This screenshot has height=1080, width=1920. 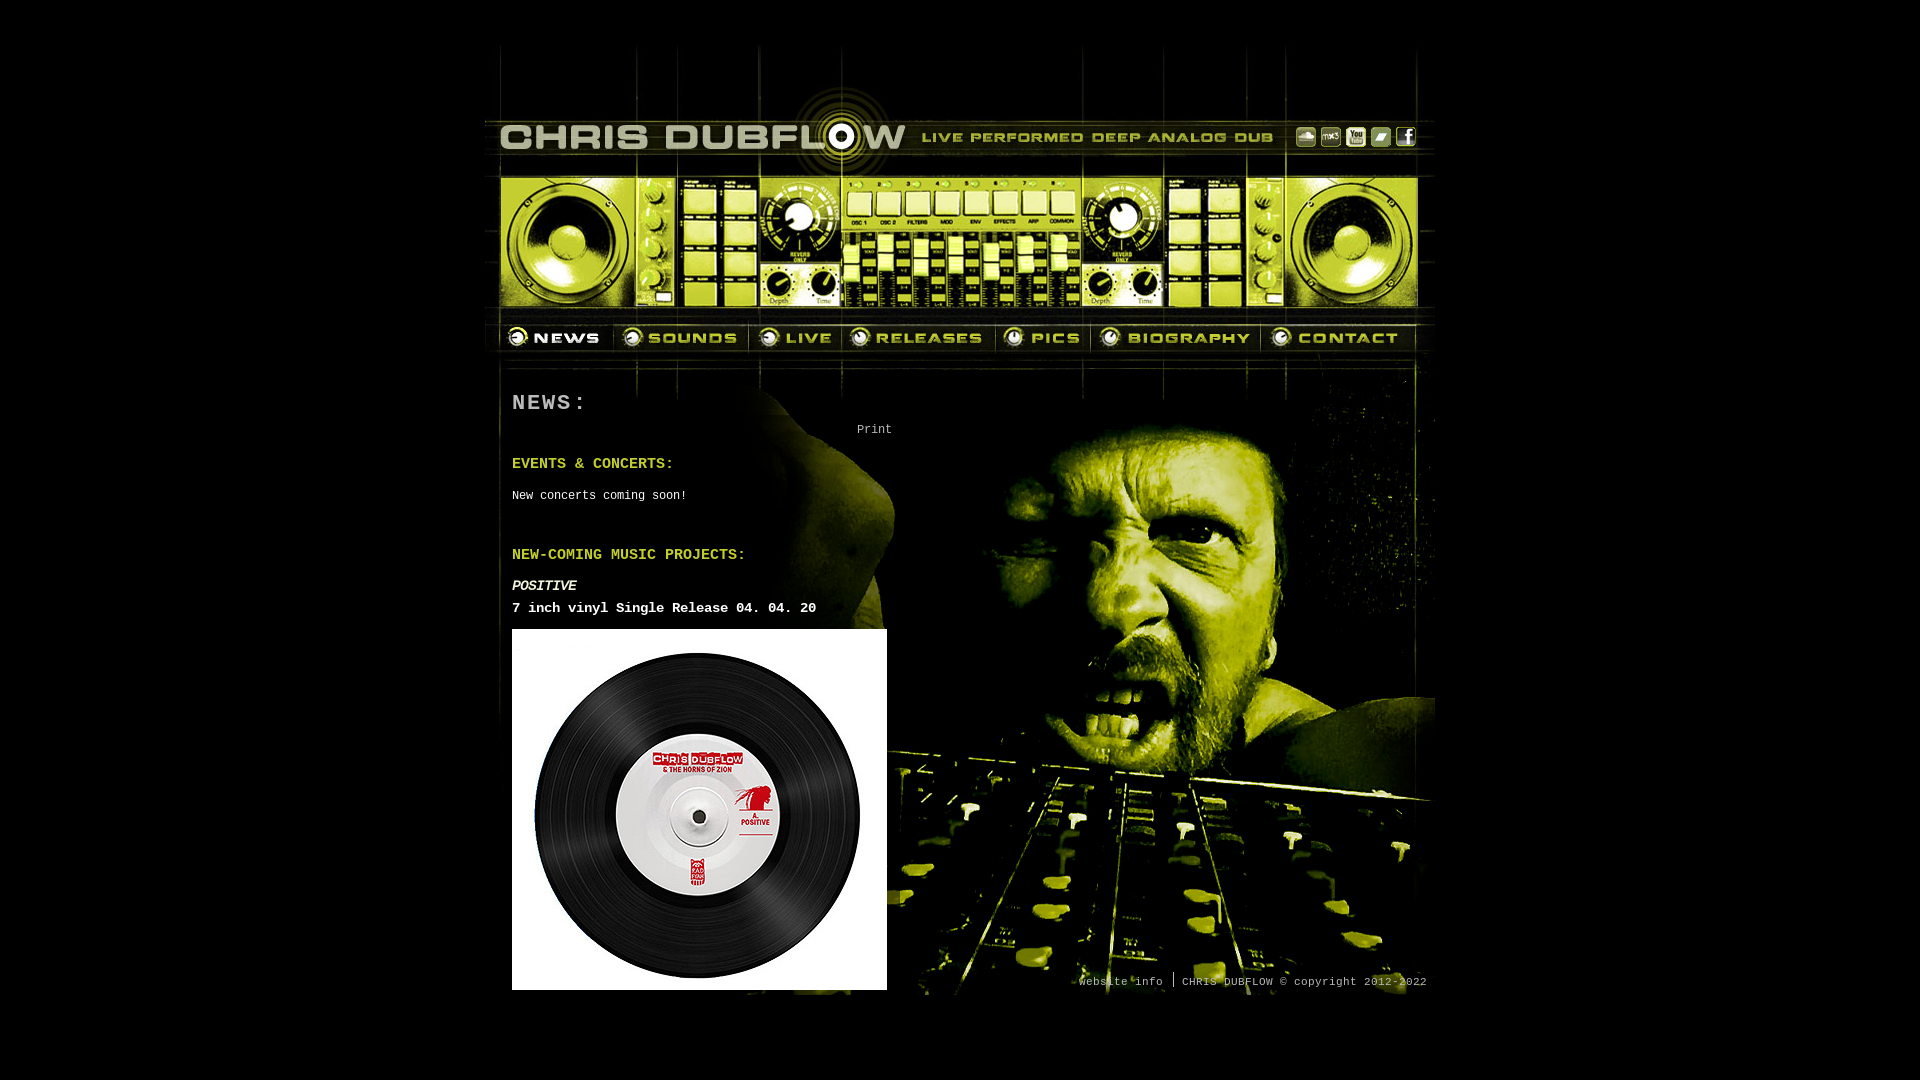 I want to click on 'SOUNCLOUD', so click(x=1305, y=136).